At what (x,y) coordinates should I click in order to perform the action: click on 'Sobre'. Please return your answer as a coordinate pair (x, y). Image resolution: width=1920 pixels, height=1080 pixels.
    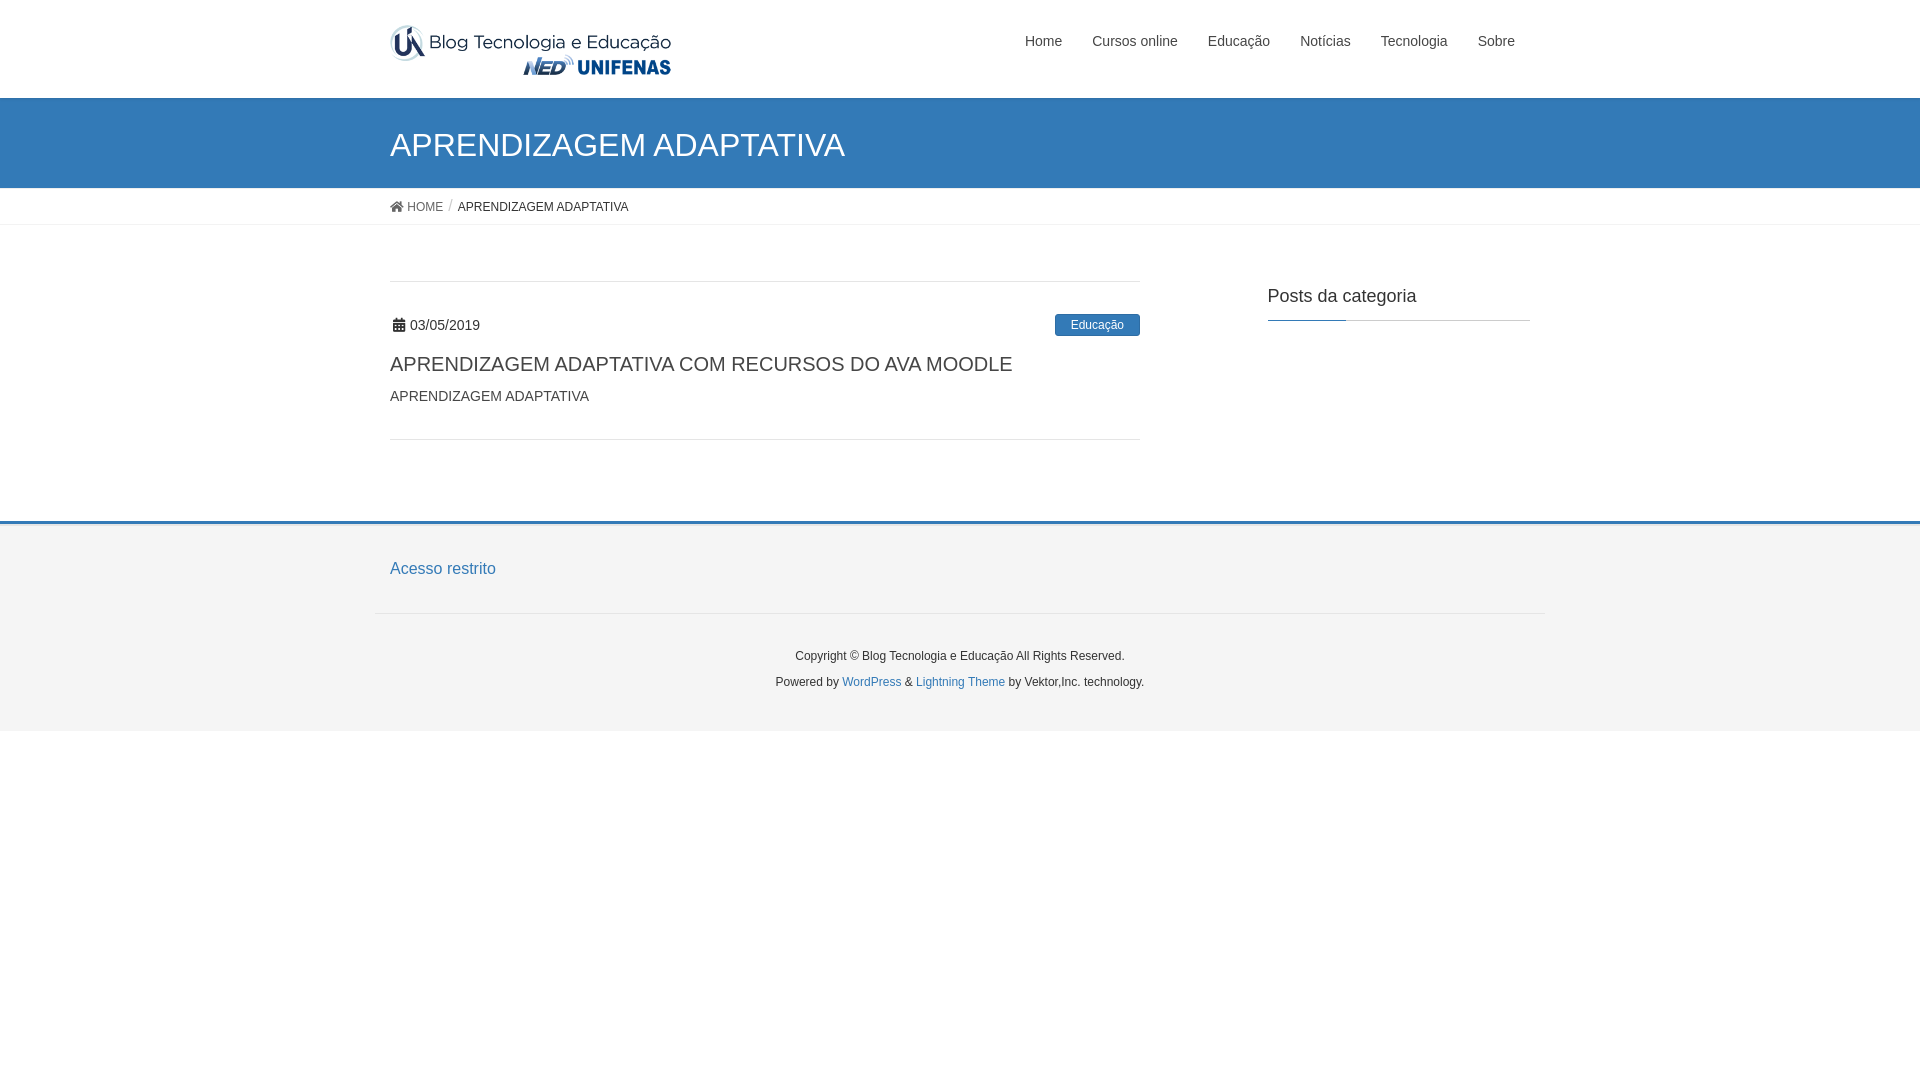
    Looking at the image, I should click on (1463, 41).